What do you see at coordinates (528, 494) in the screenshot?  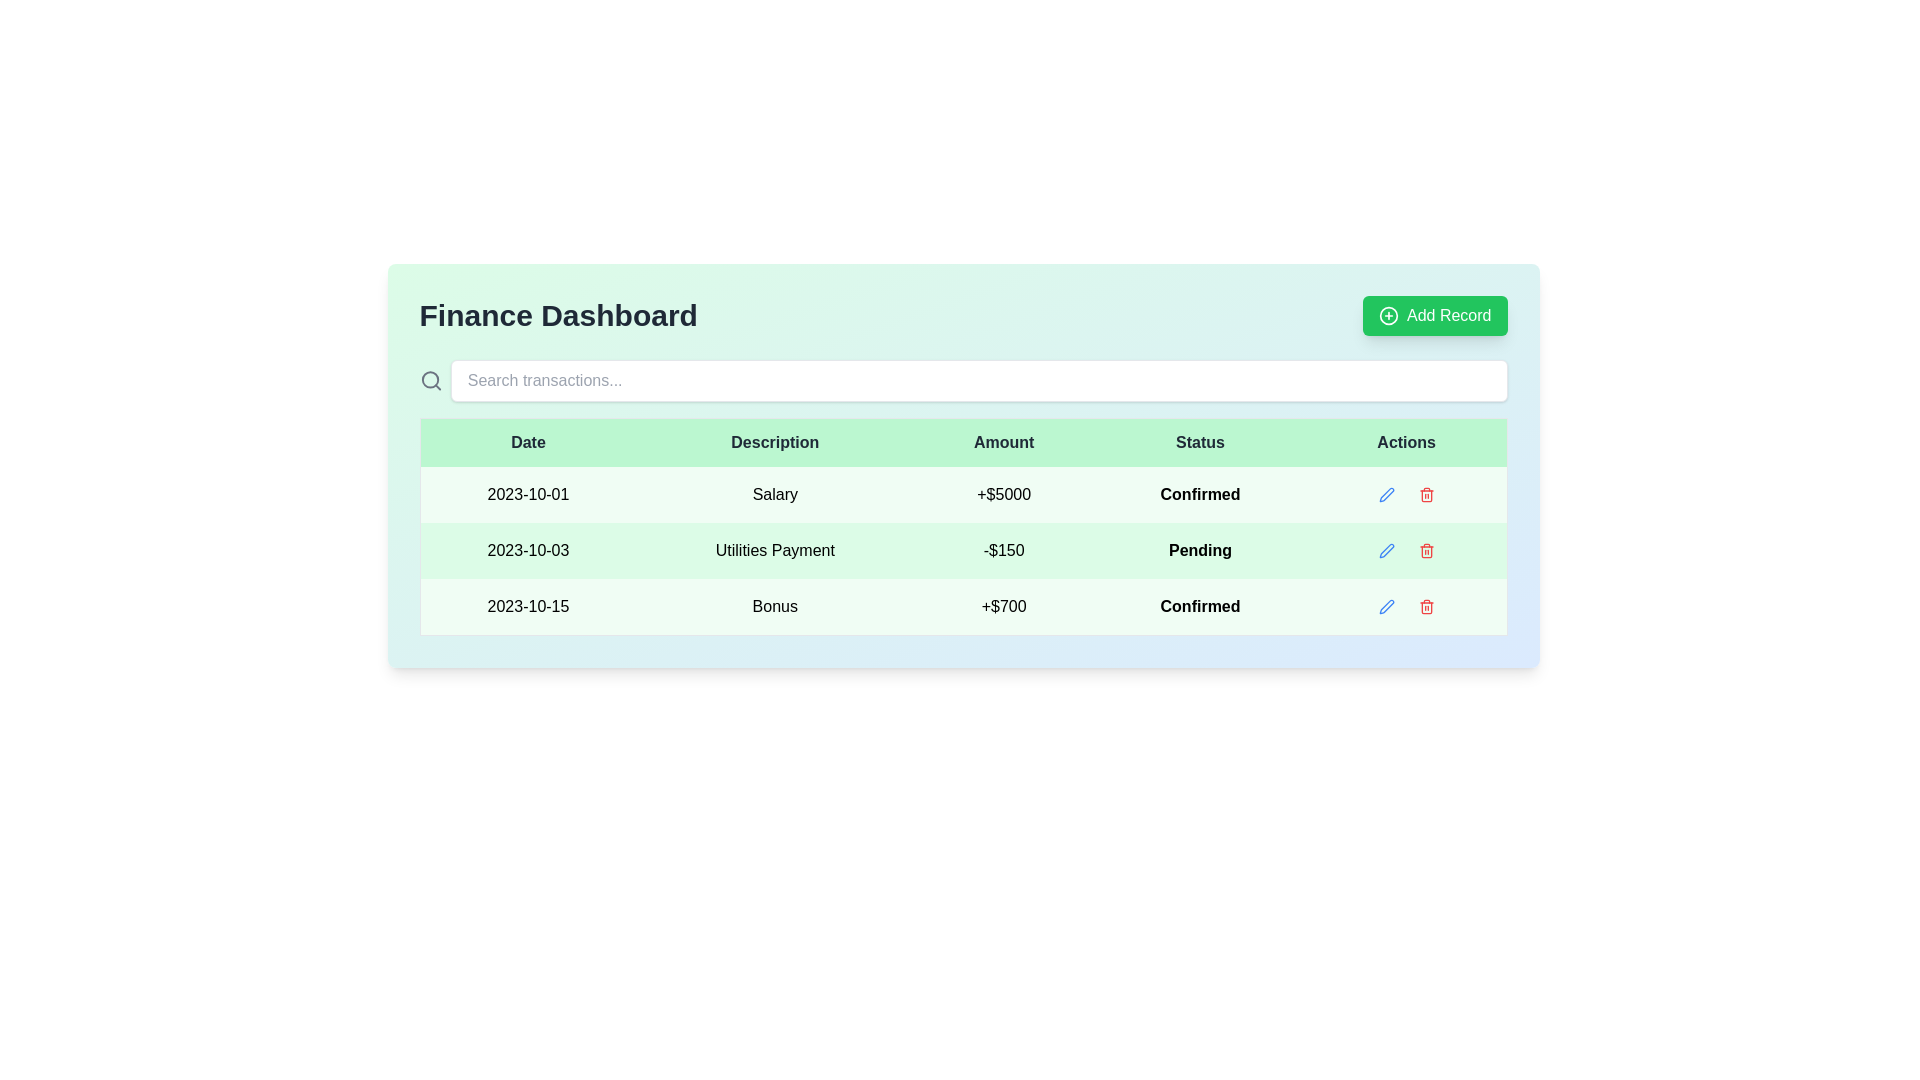 I see `the text label displaying the date '2023-10-01', which is centered in a pale green table row under the 'Date' column` at bounding box center [528, 494].